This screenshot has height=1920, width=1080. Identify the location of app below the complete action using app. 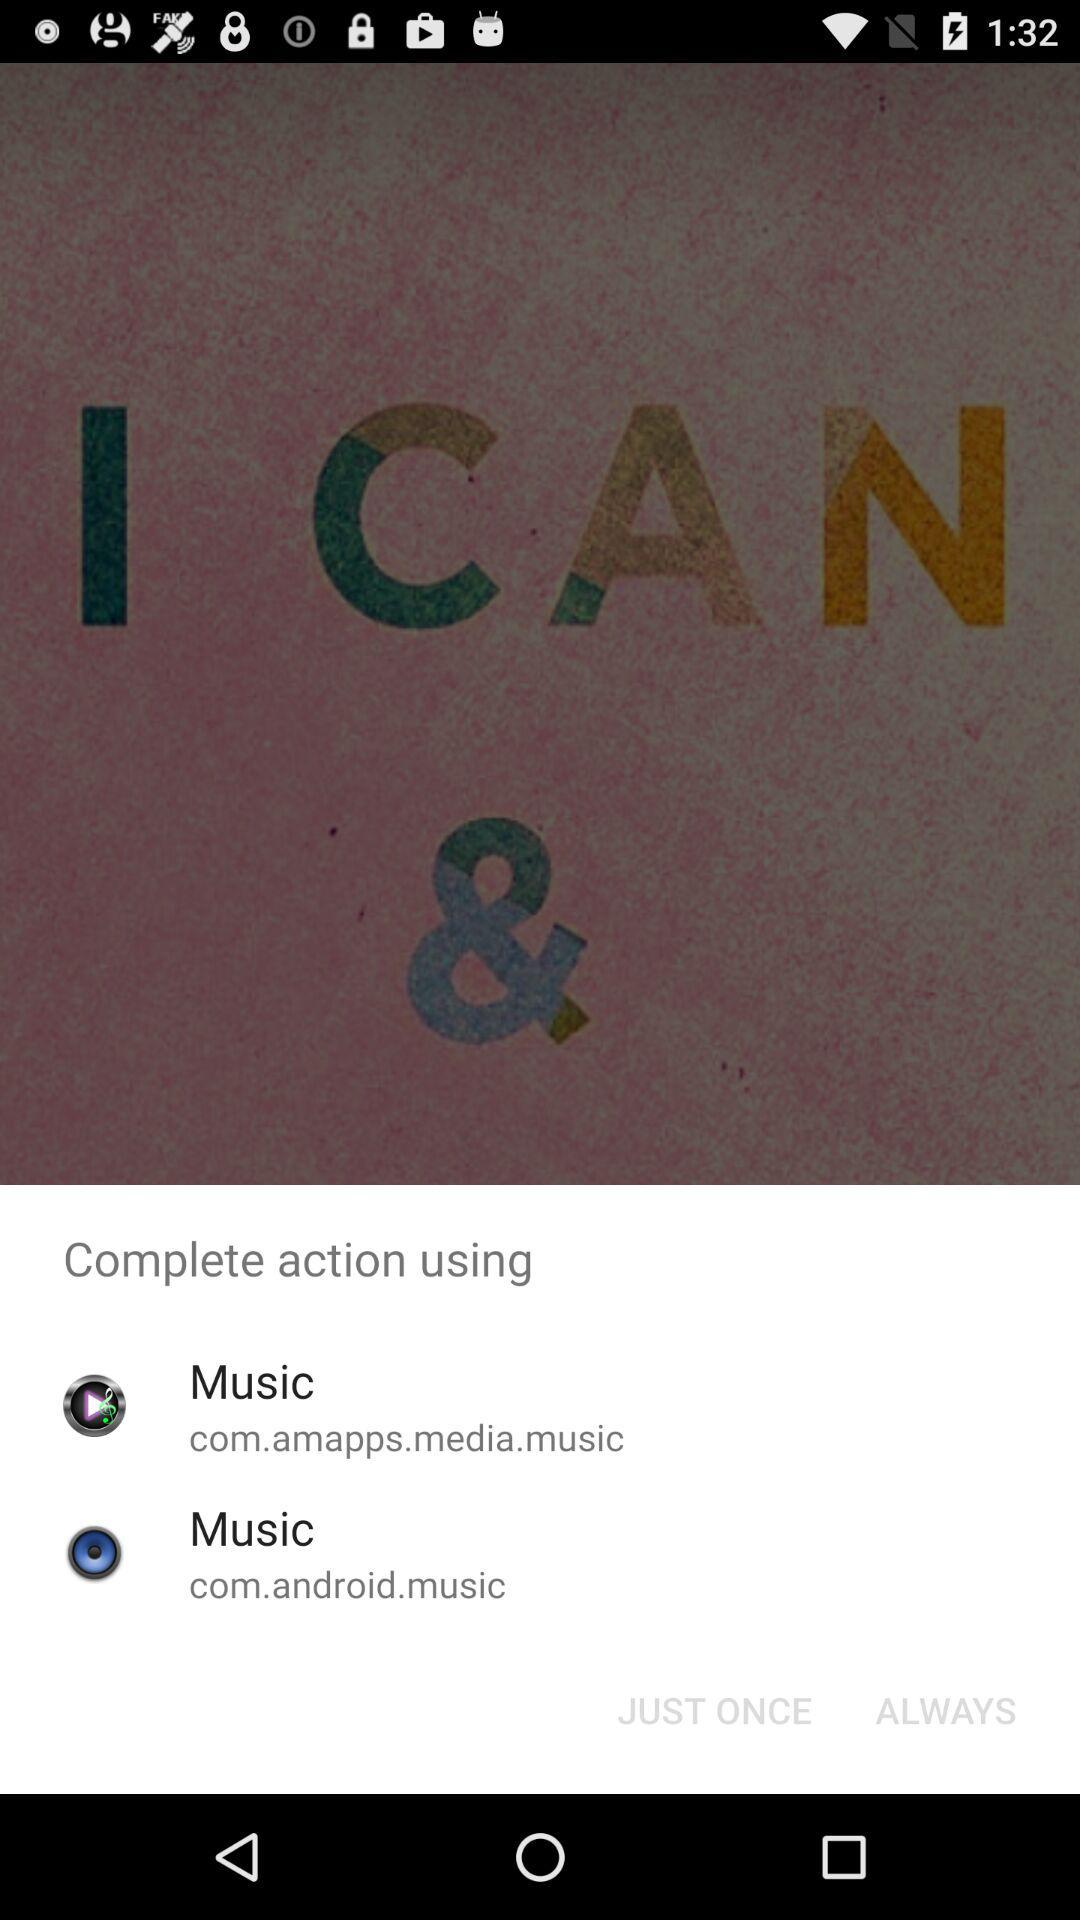
(945, 1708).